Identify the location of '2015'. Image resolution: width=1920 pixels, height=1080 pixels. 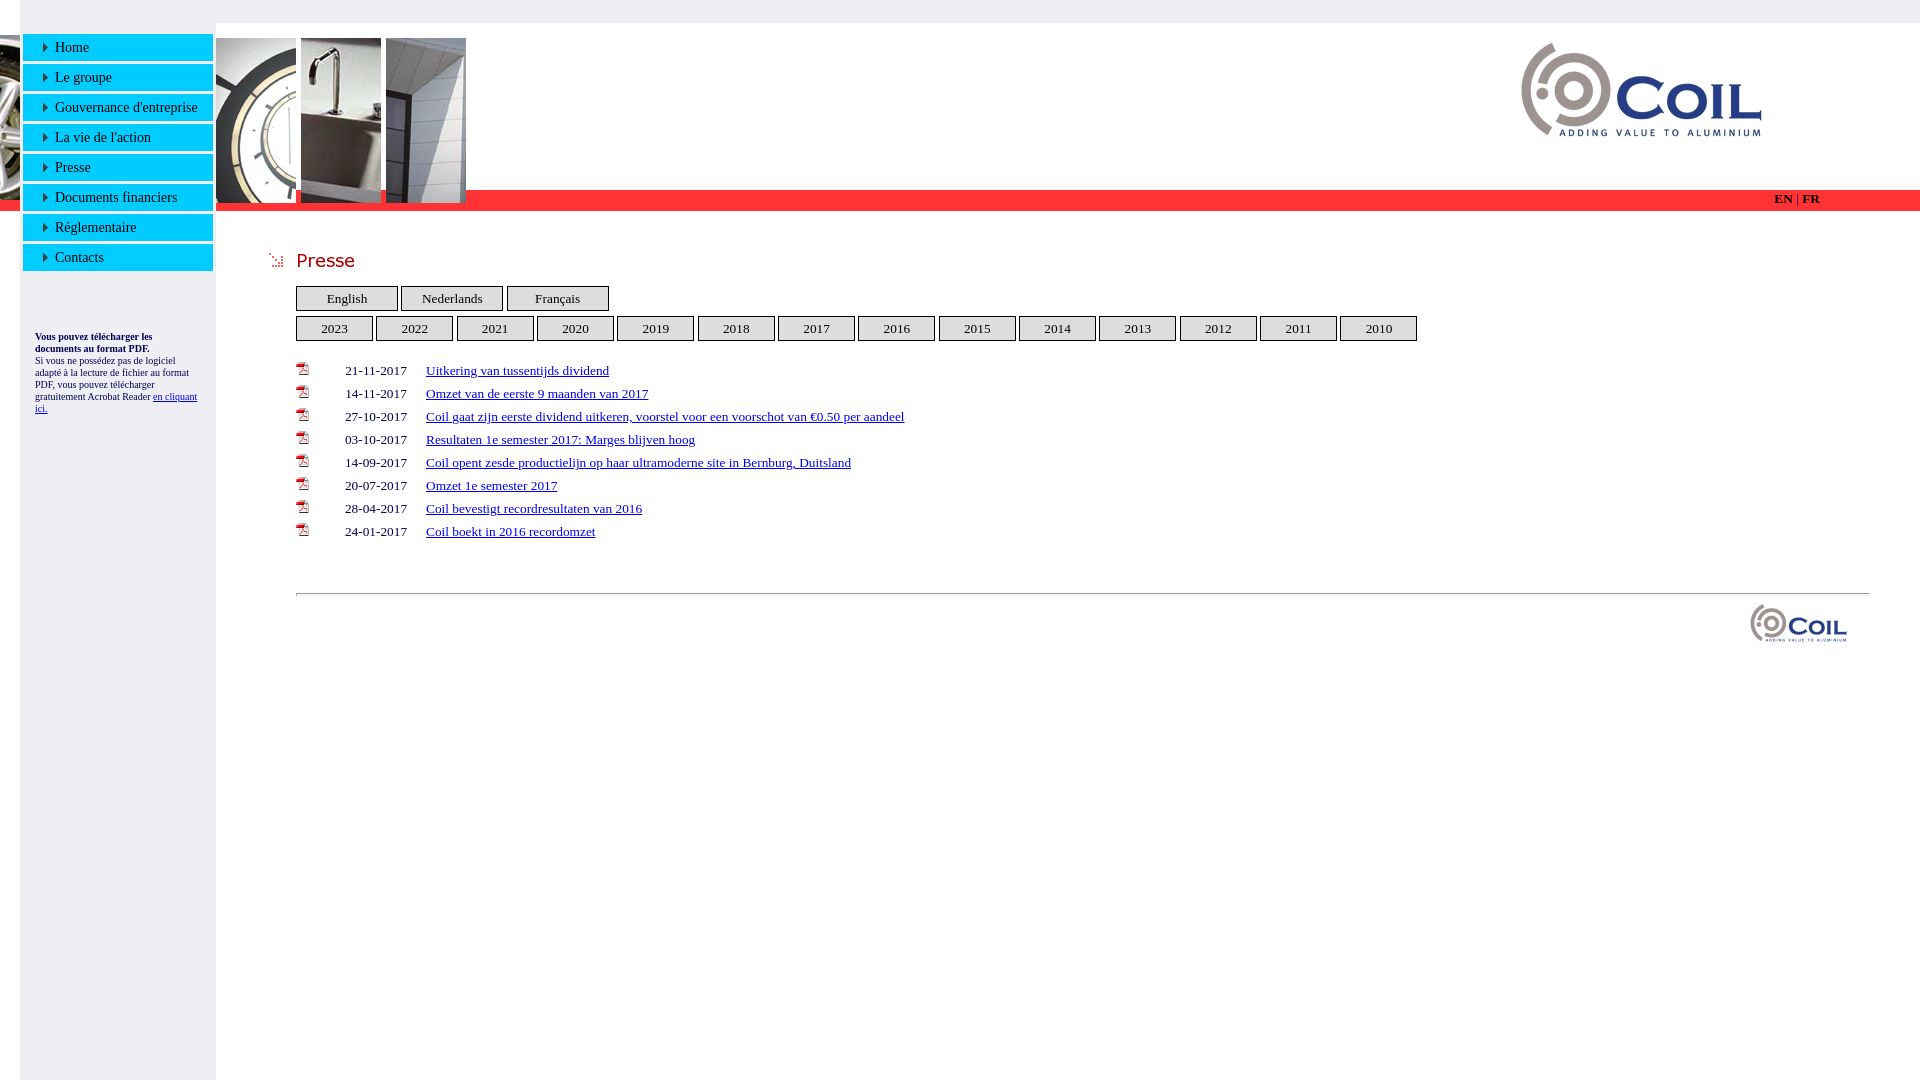
(977, 327).